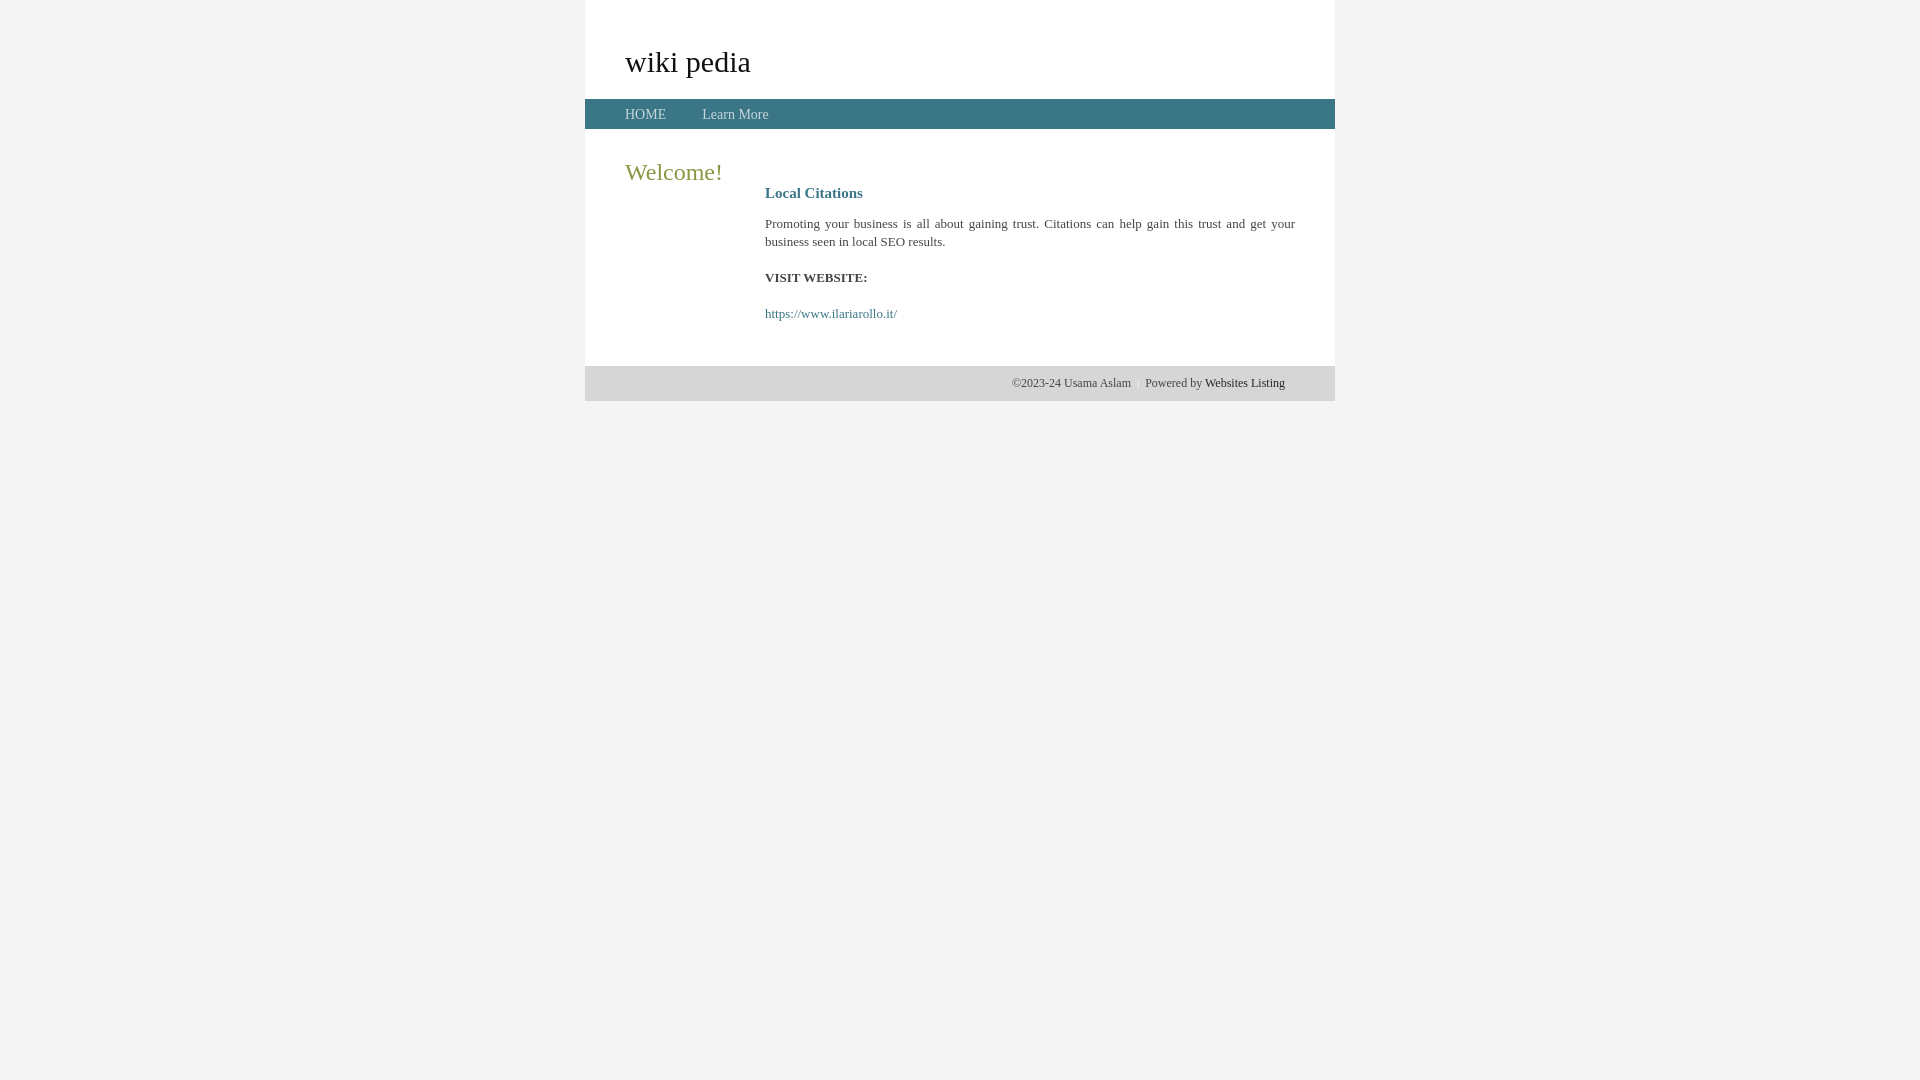 The height and width of the screenshot is (1080, 1920). Describe the element at coordinates (645, 114) in the screenshot. I see `'HOME'` at that location.